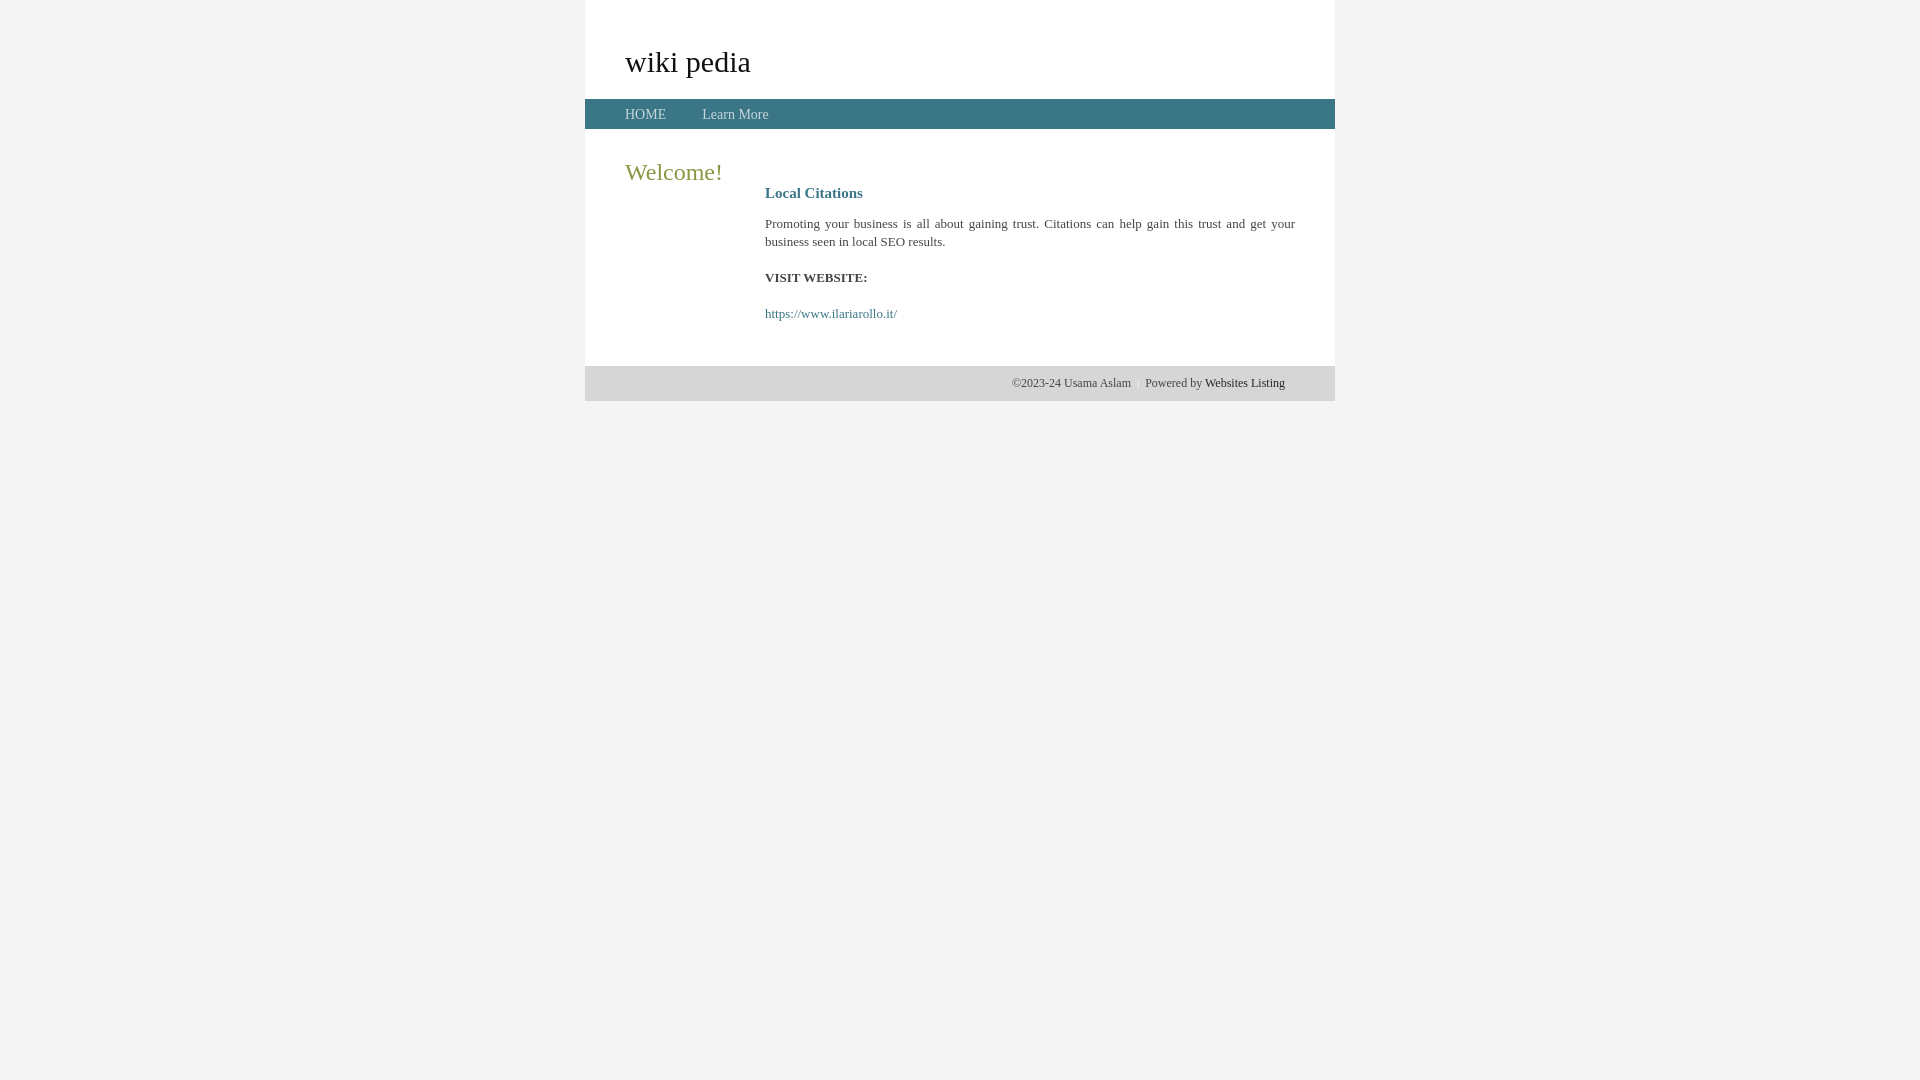 The height and width of the screenshot is (1080, 1920). Describe the element at coordinates (645, 114) in the screenshot. I see `'HOME'` at that location.